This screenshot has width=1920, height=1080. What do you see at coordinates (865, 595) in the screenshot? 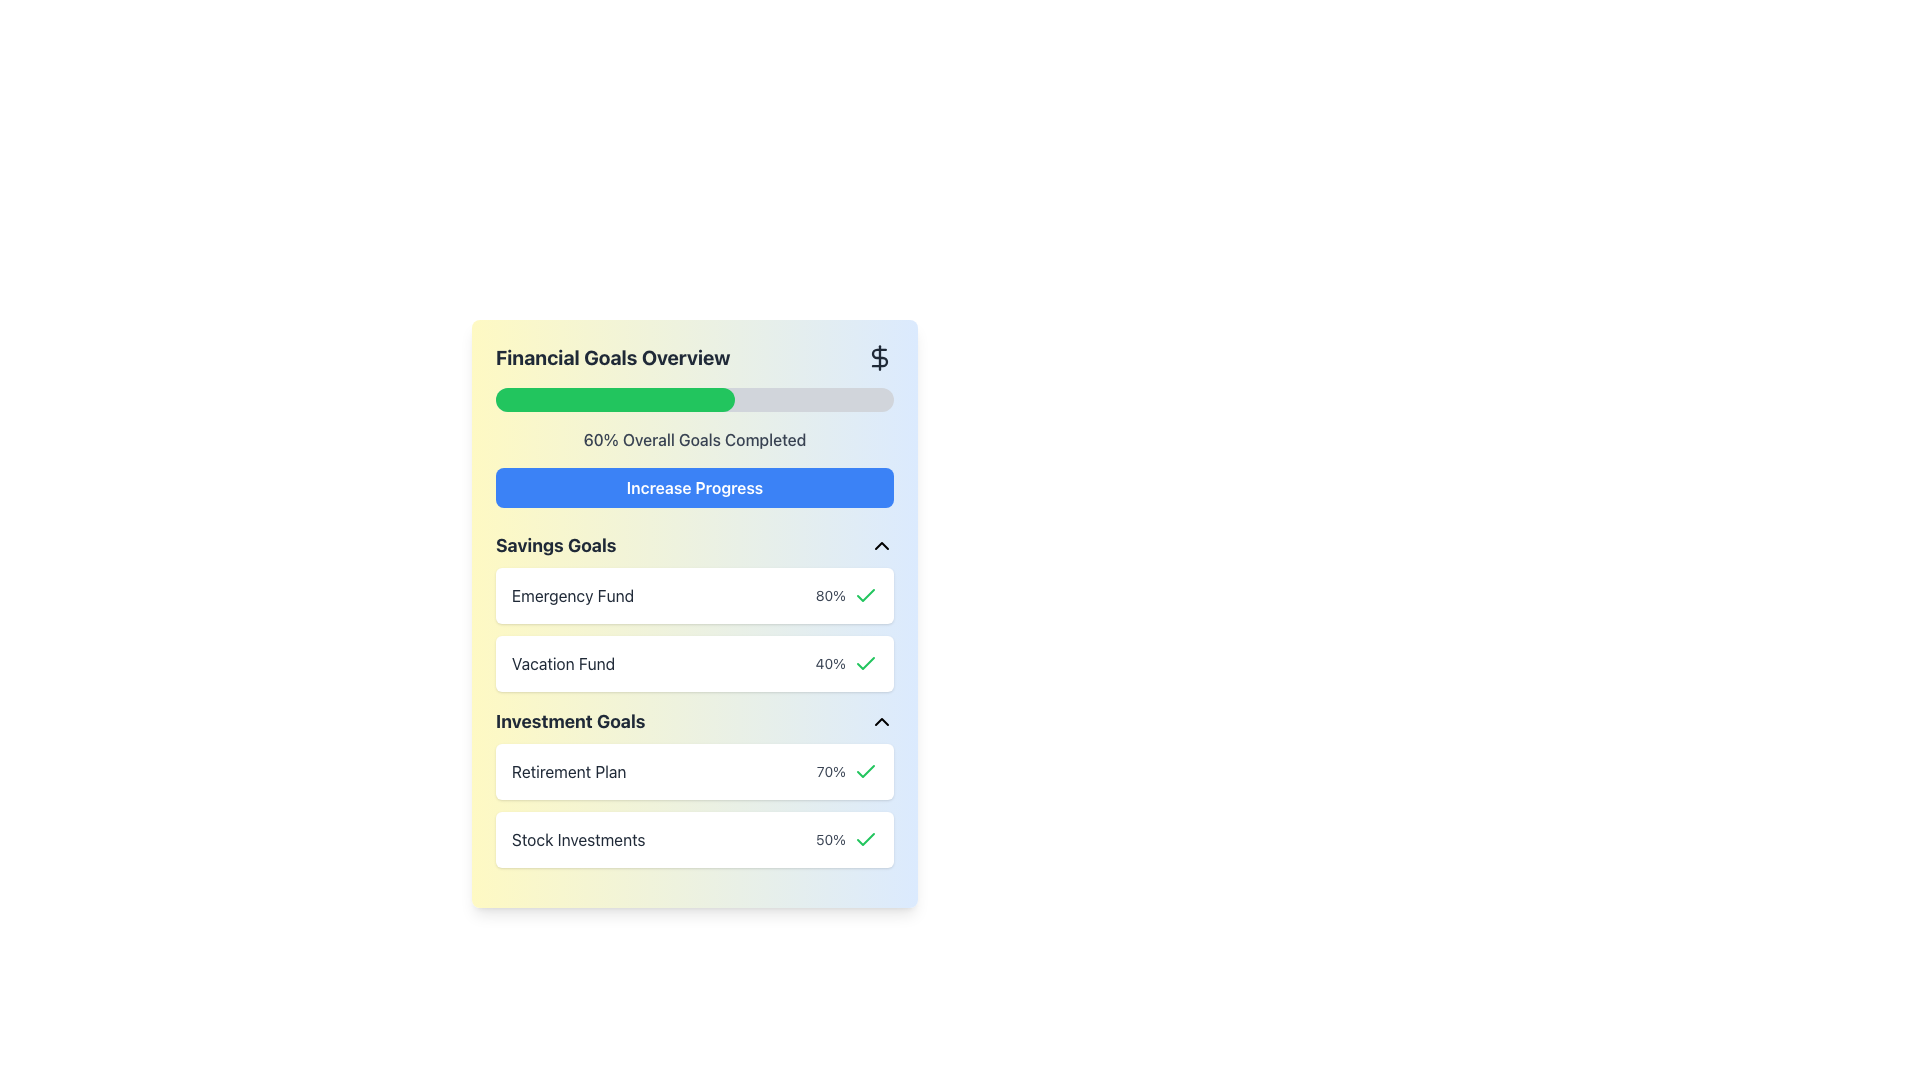
I see `the checkmark icon that signifies the completion status of the 'Emergency Fund' goal, located to the right of the '80%' text in the 'Savings Goals' section` at bounding box center [865, 595].